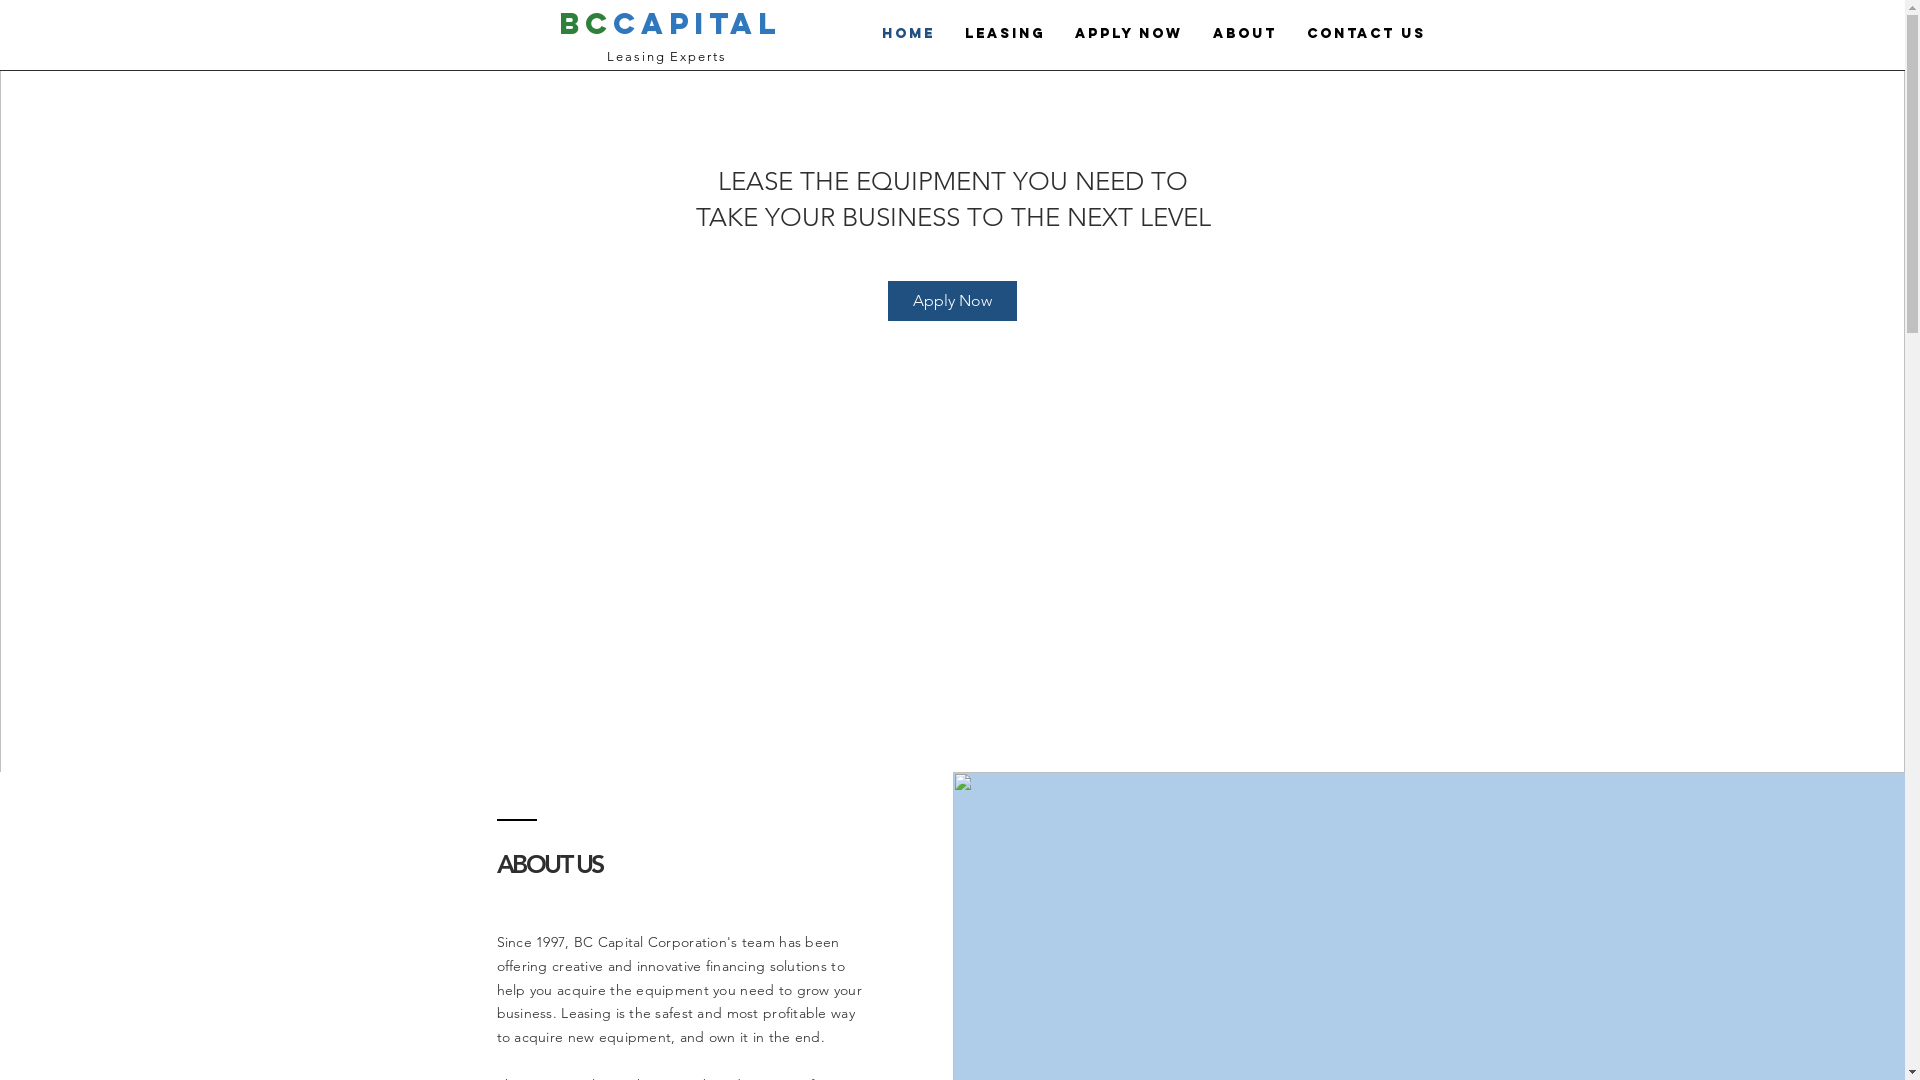  I want to click on 'Apply Now', so click(951, 300).